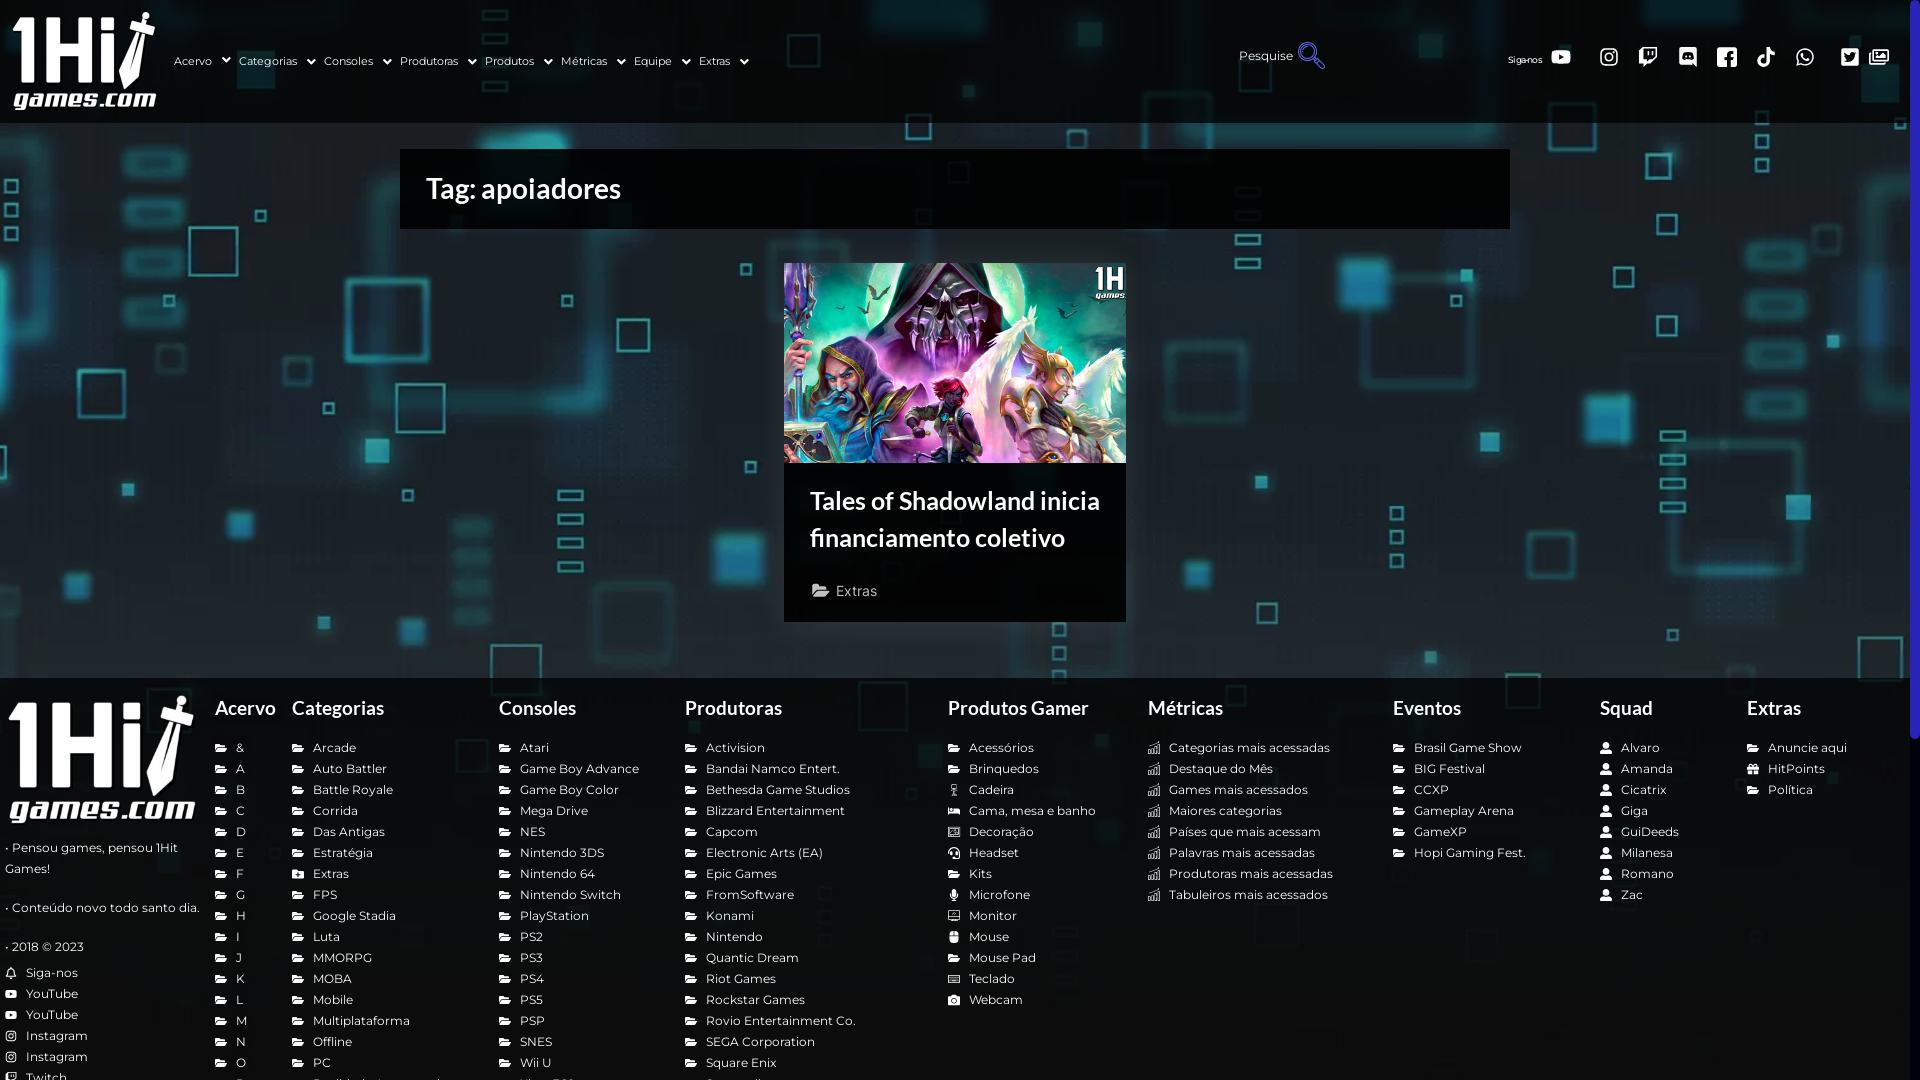 The image size is (1920, 1080). I want to click on 'HitPoints', so click(1823, 767).